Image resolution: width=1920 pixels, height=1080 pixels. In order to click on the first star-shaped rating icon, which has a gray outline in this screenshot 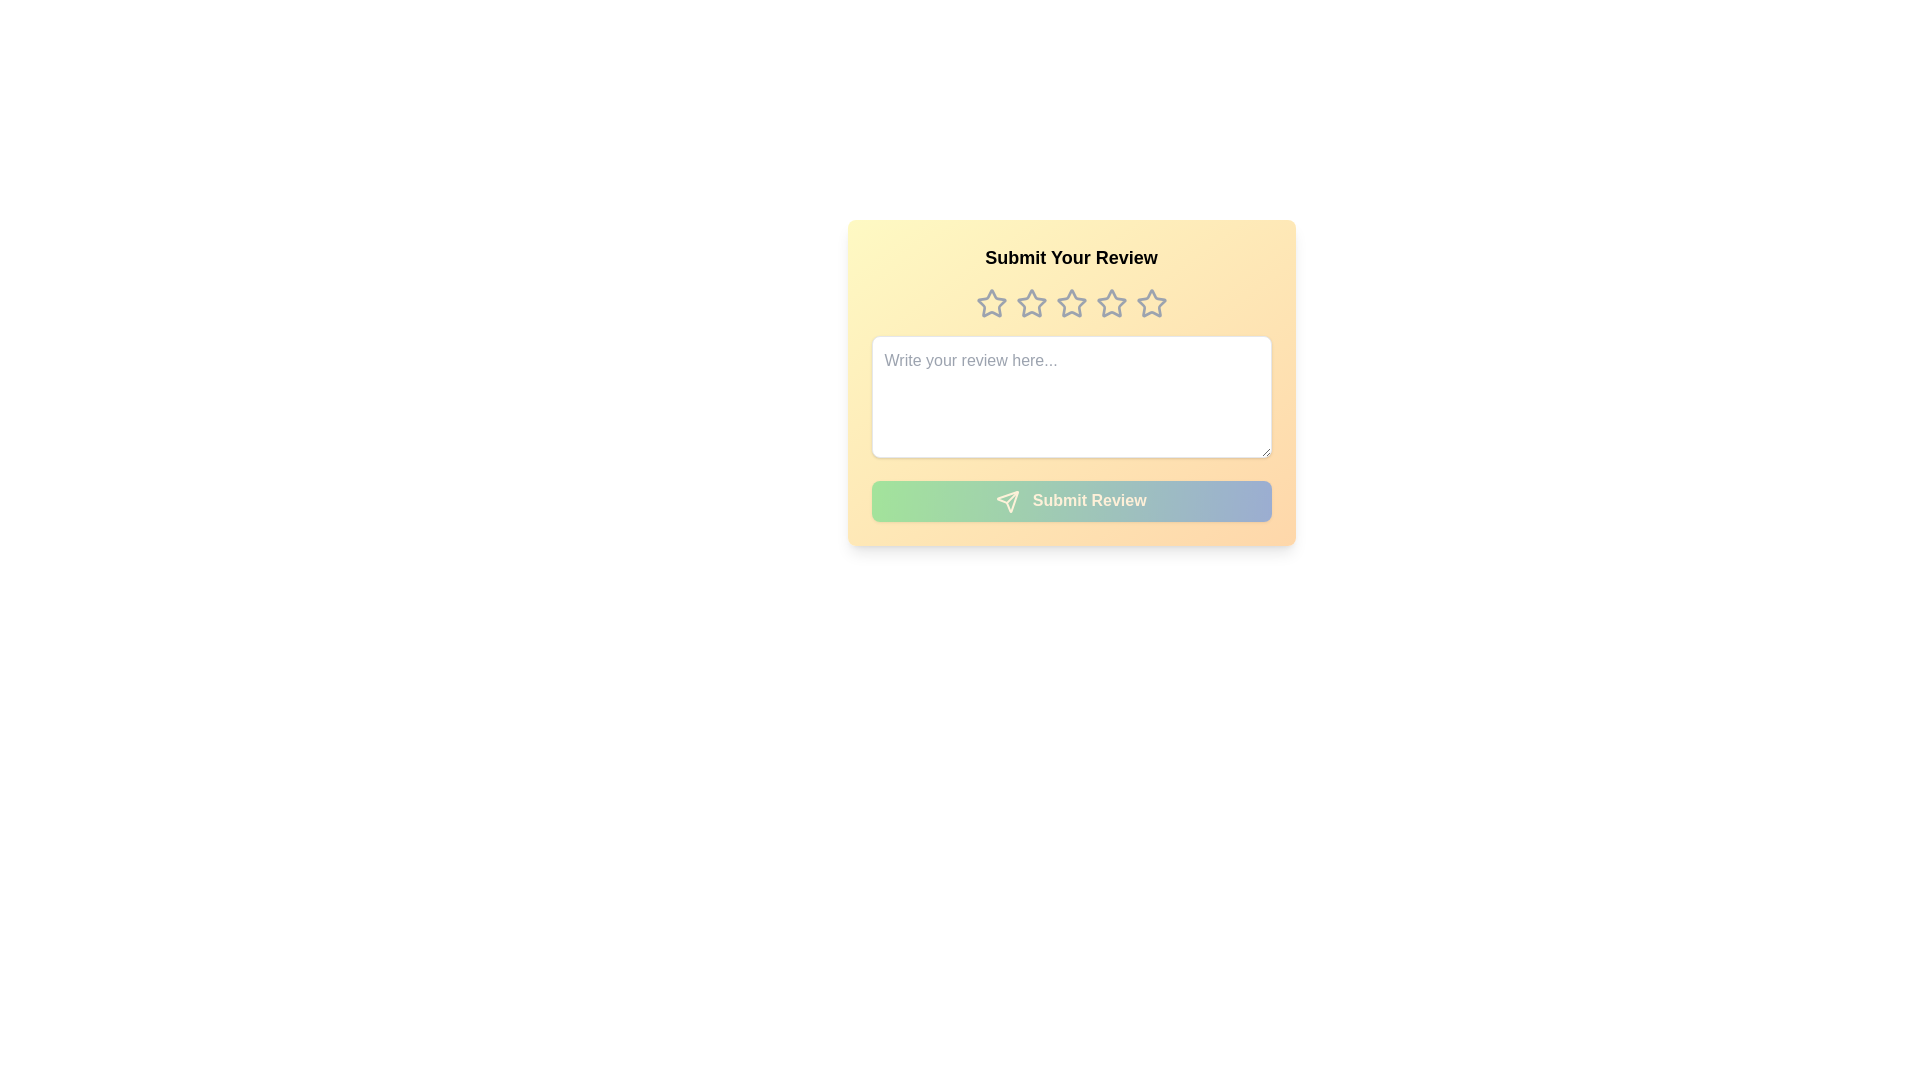, I will do `click(990, 303)`.